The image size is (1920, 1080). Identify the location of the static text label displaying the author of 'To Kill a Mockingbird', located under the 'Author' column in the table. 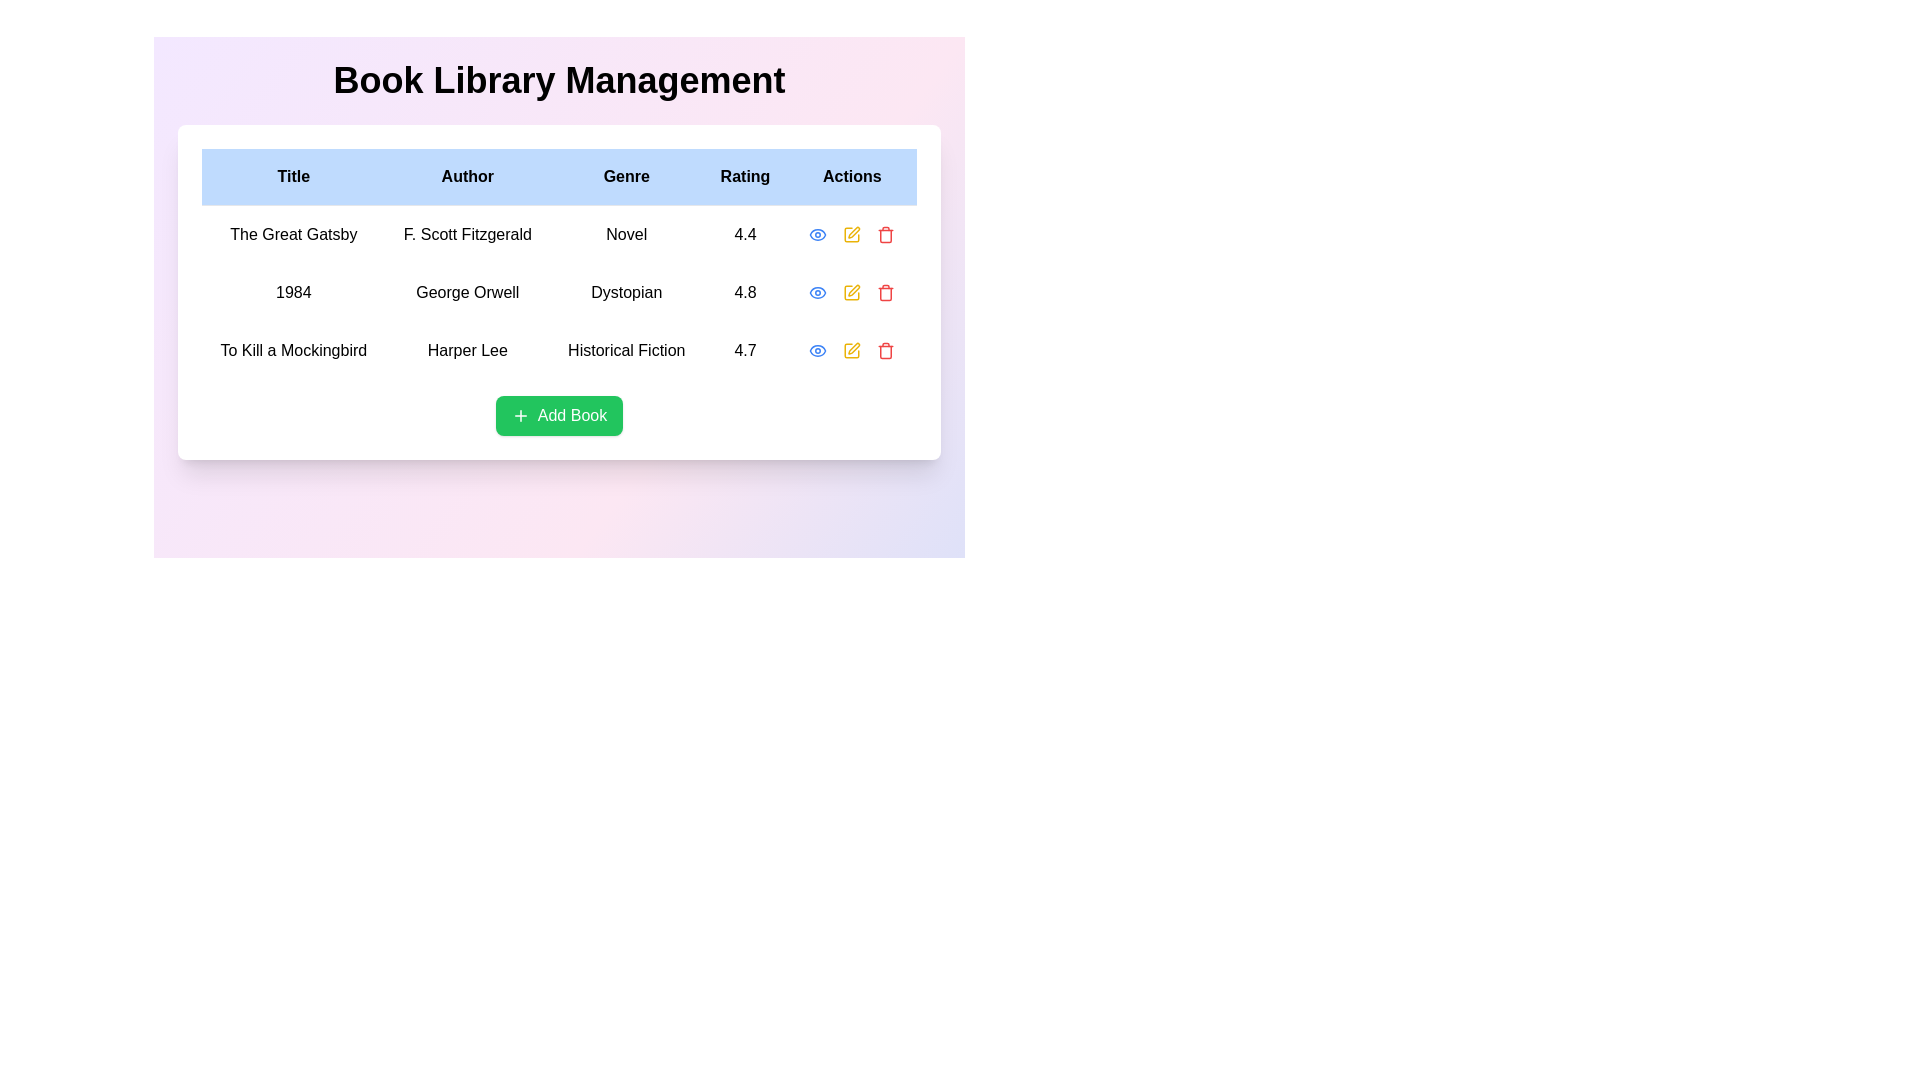
(466, 350).